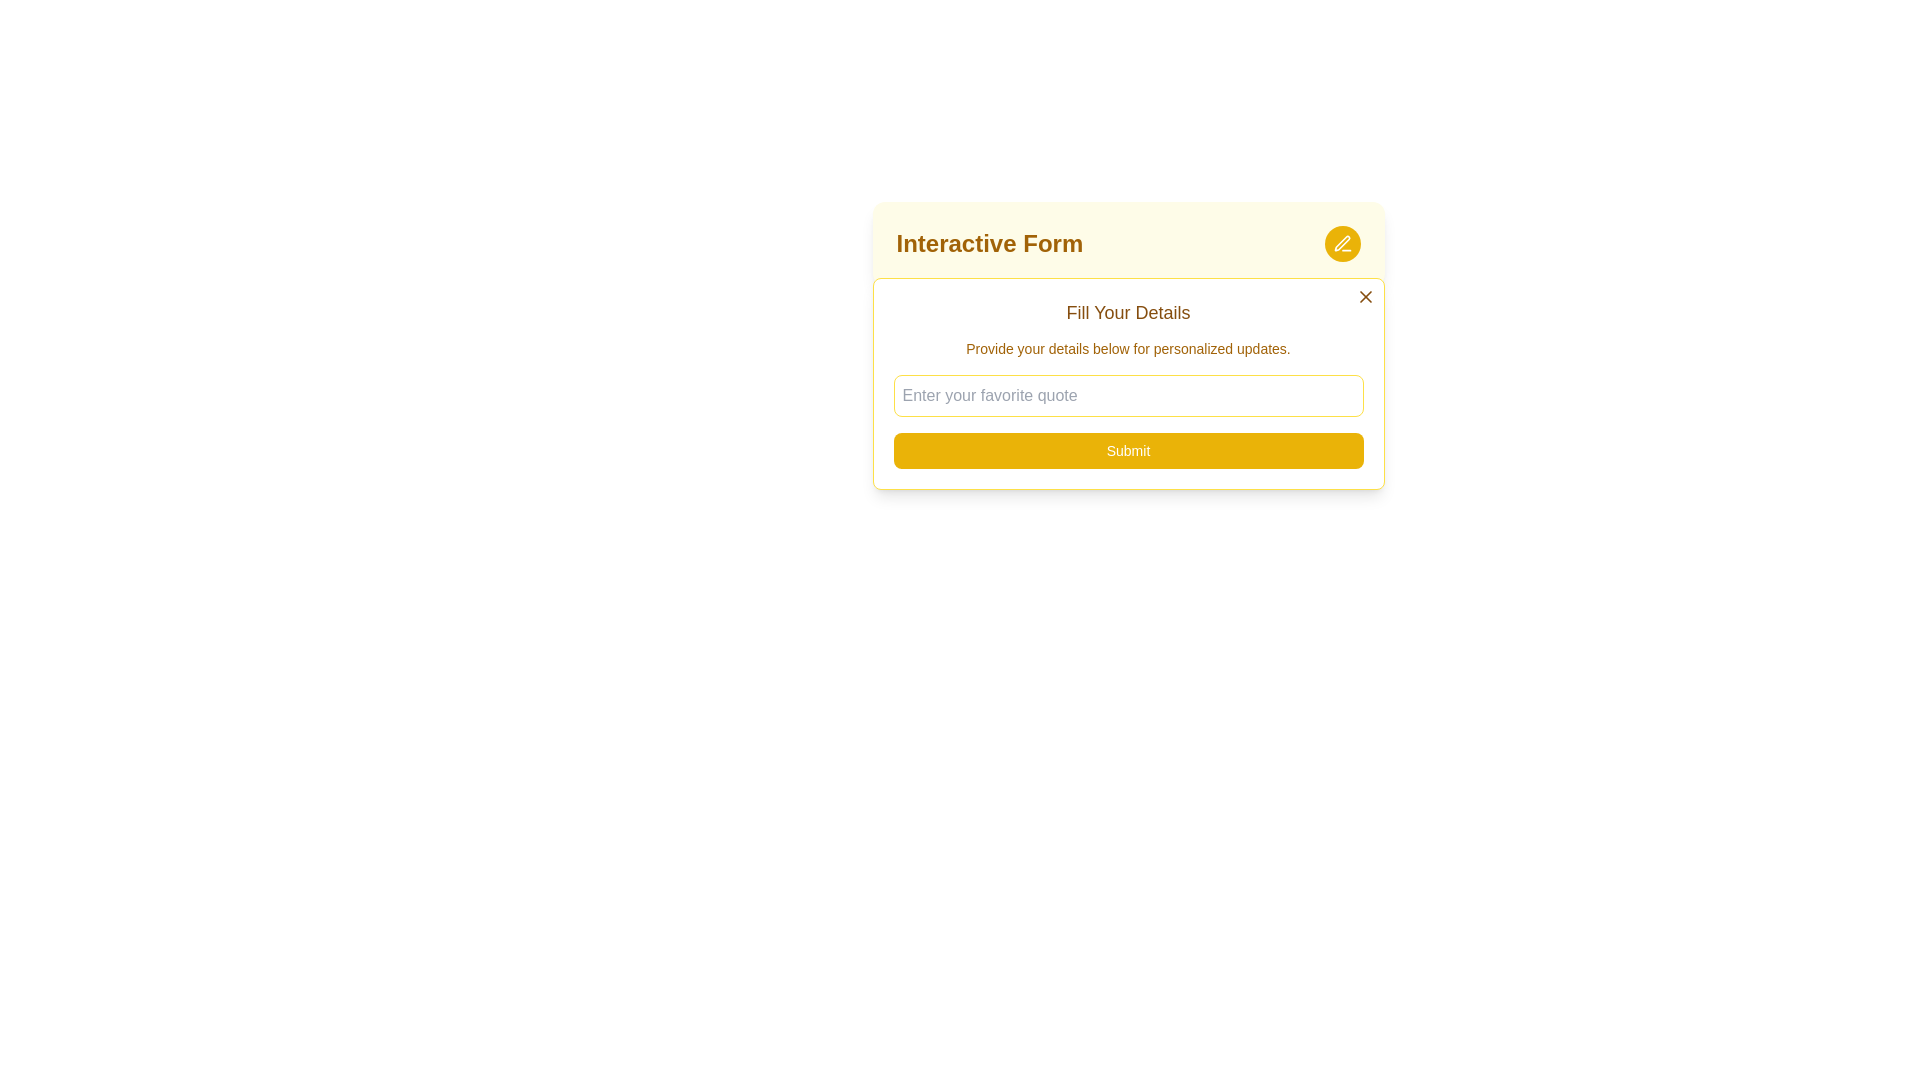 The image size is (1920, 1080). What do you see at coordinates (1342, 242) in the screenshot?
I see `the yellow pen icon located in the top-right corner of the 'Interactive Form' popup` at bounding box center [1342, 242].